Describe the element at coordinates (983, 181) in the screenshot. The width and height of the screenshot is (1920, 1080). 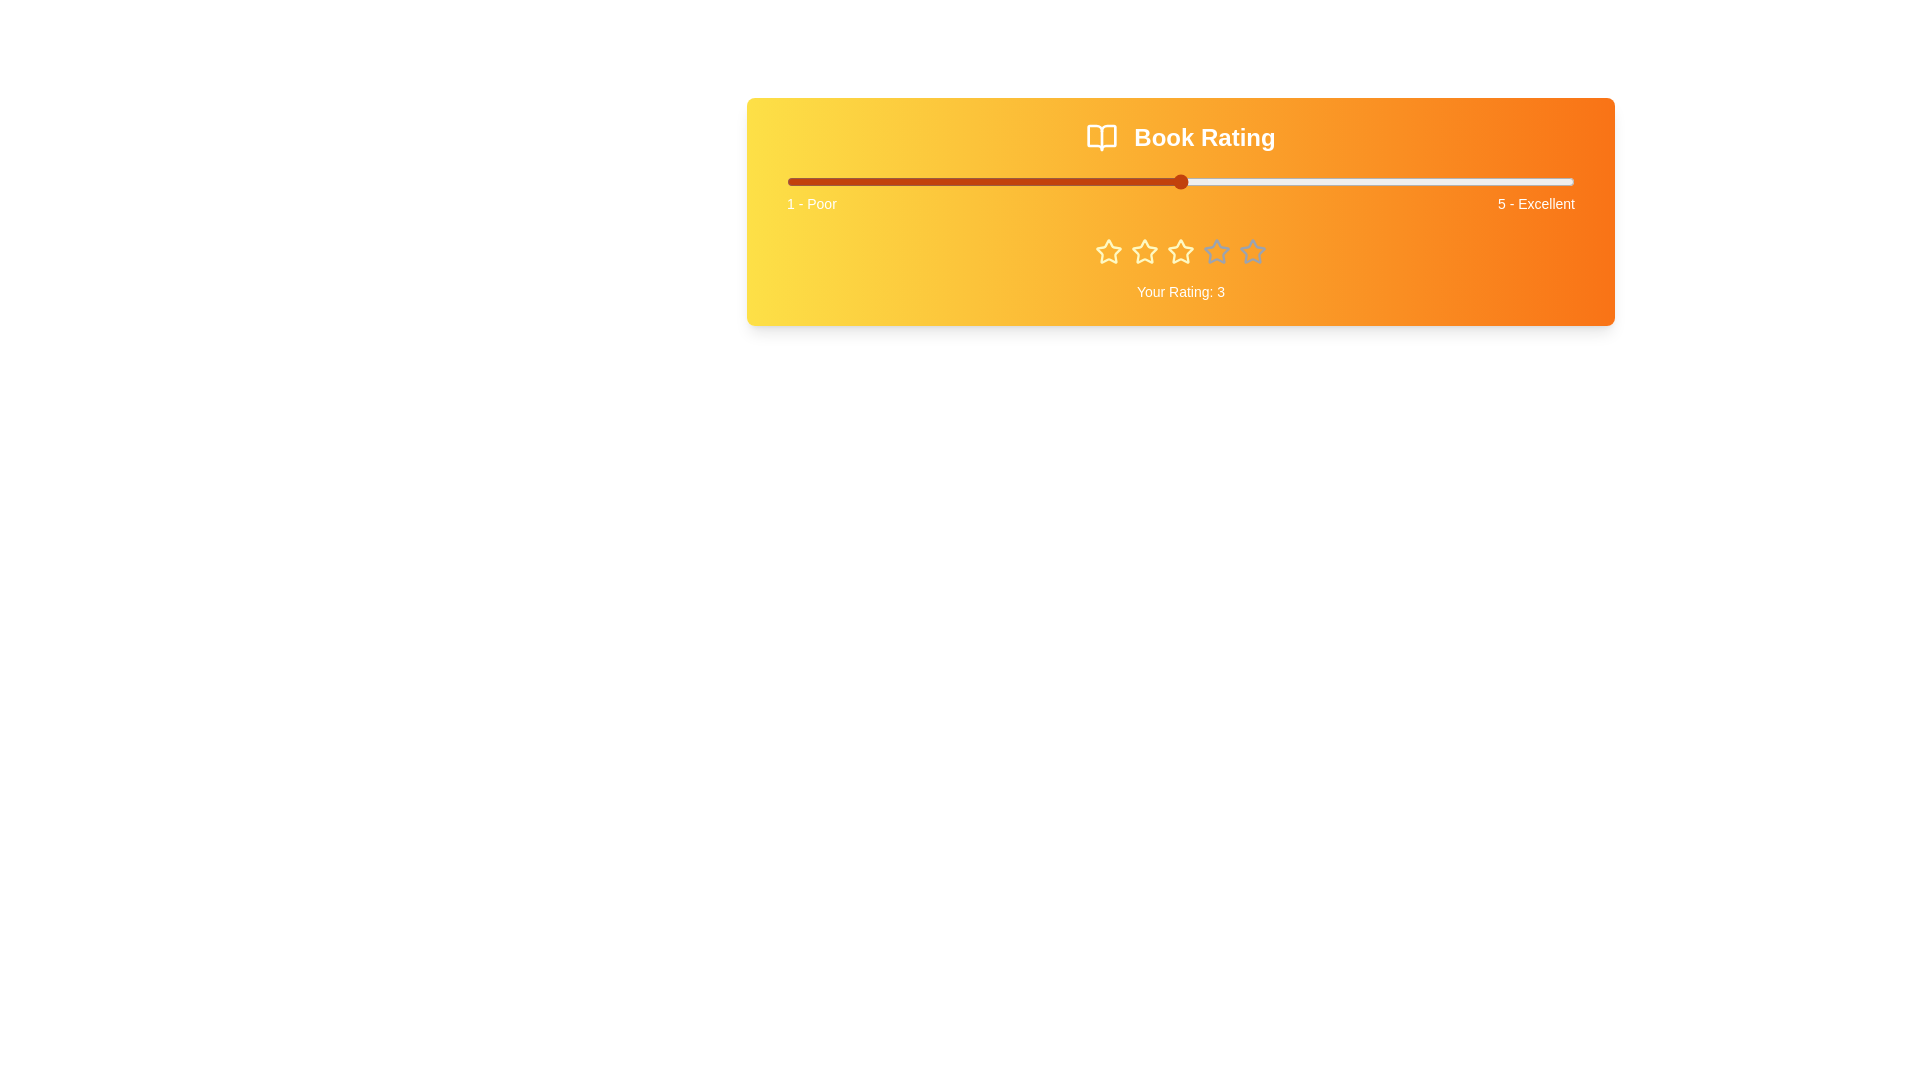
I see `the book rating slider` at that location.